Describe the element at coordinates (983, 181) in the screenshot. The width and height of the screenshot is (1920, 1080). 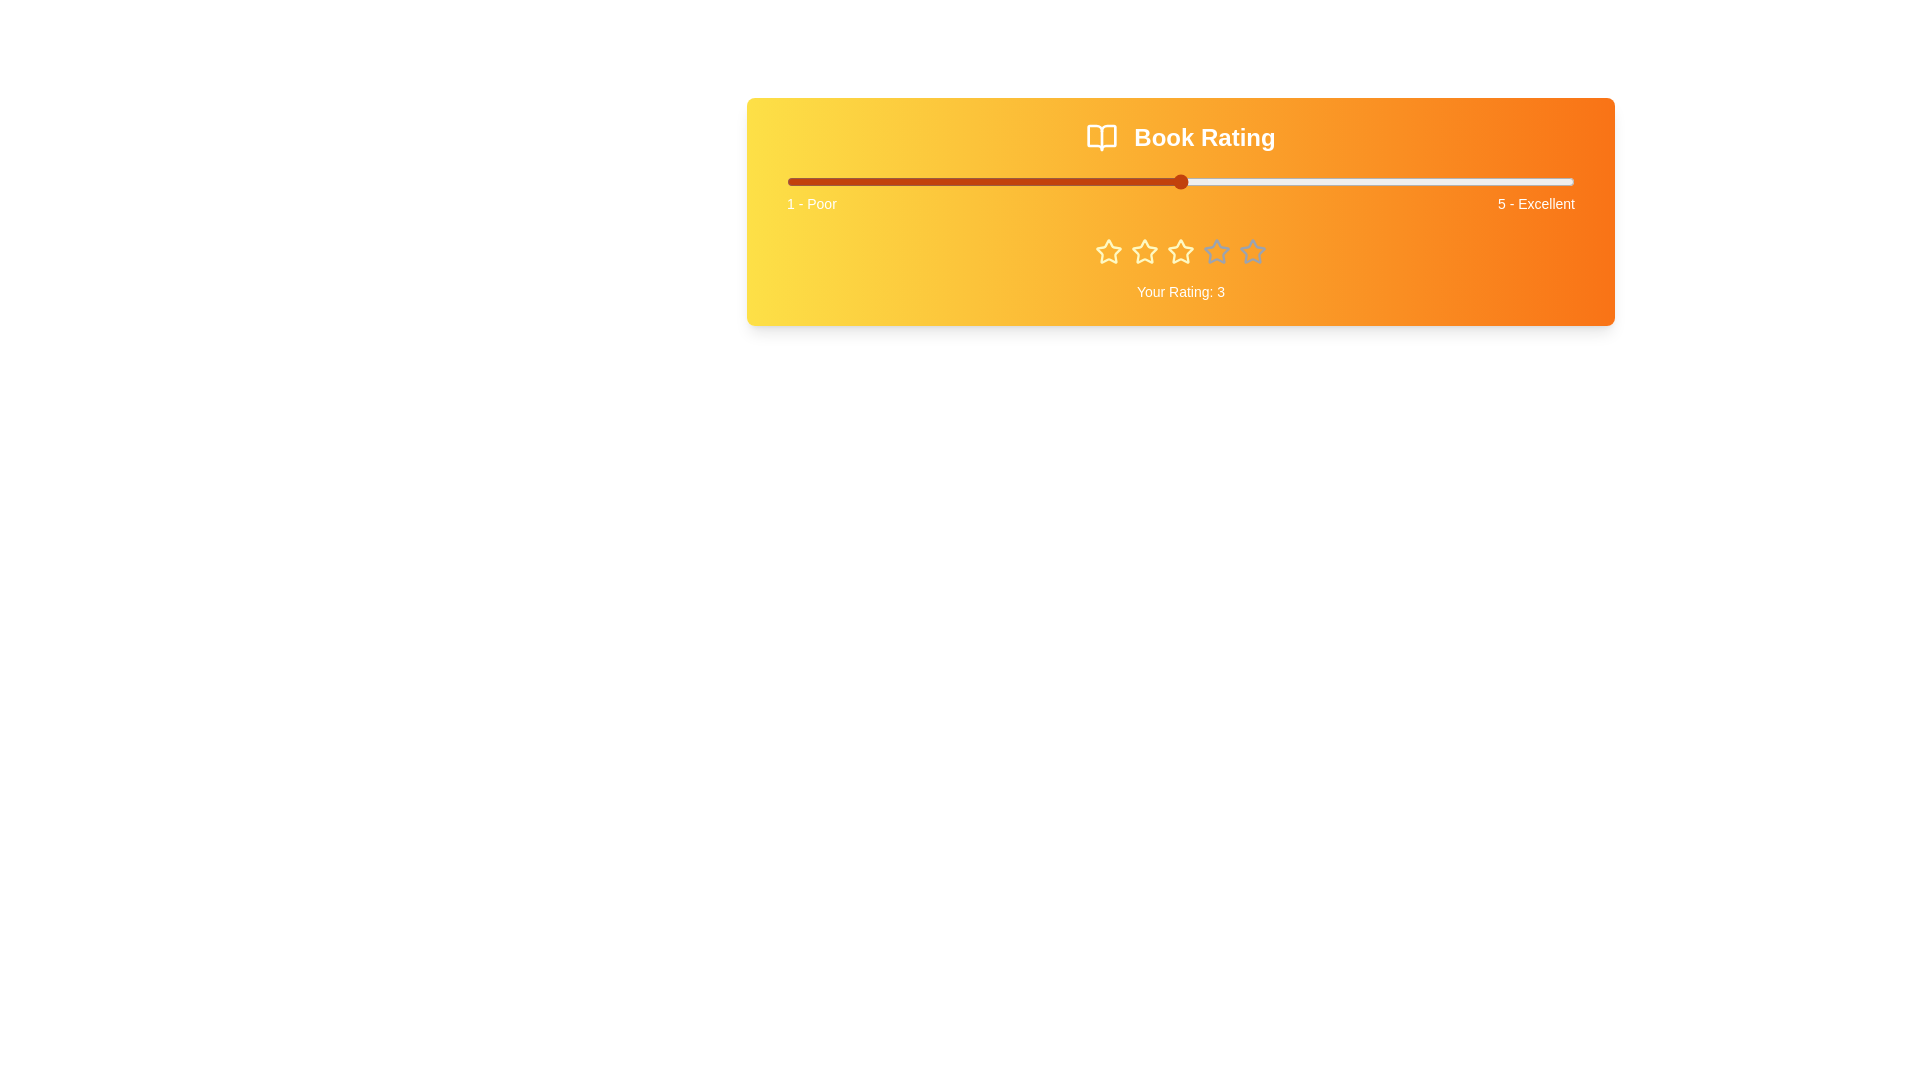
I see `the book rating slider` at that location.